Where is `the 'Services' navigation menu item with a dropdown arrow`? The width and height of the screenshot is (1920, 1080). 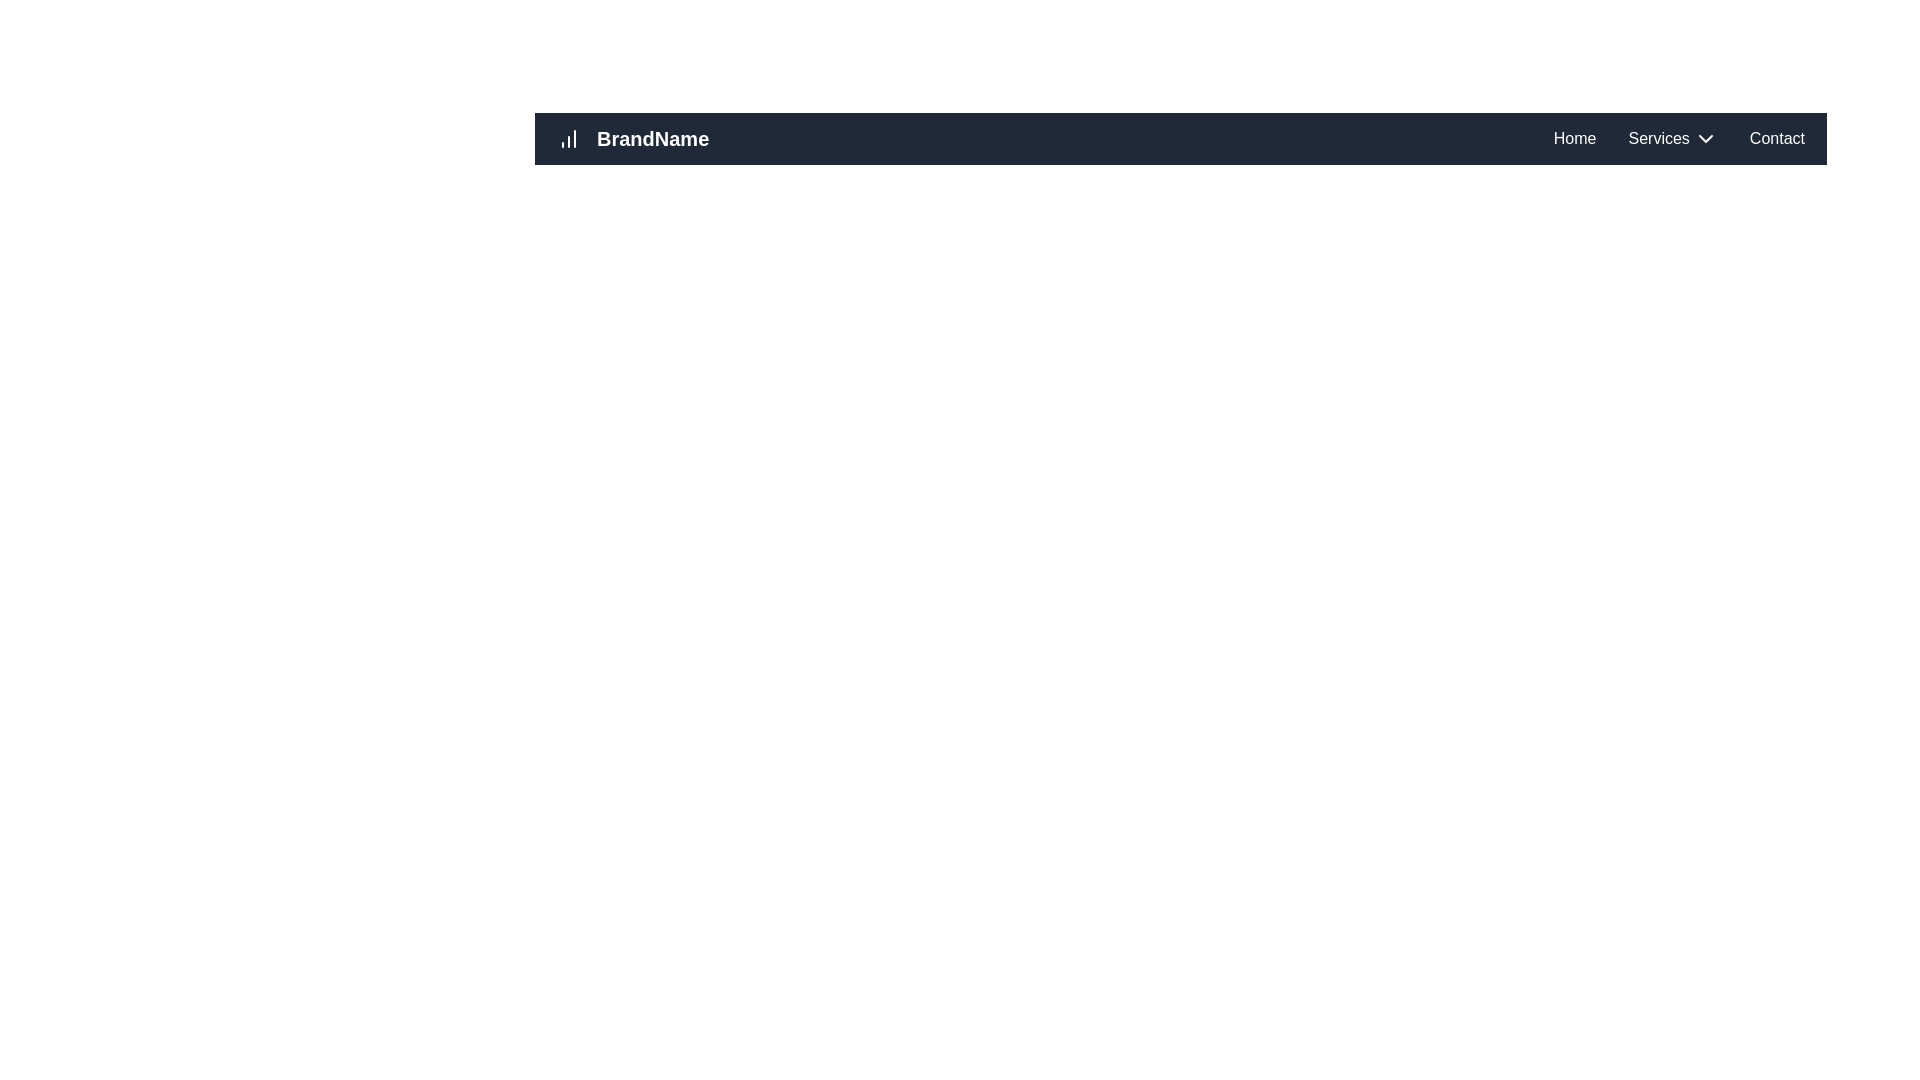
the 'Services' navigation menu item with a dropdown arrow is located at coordinates (1673, 137).